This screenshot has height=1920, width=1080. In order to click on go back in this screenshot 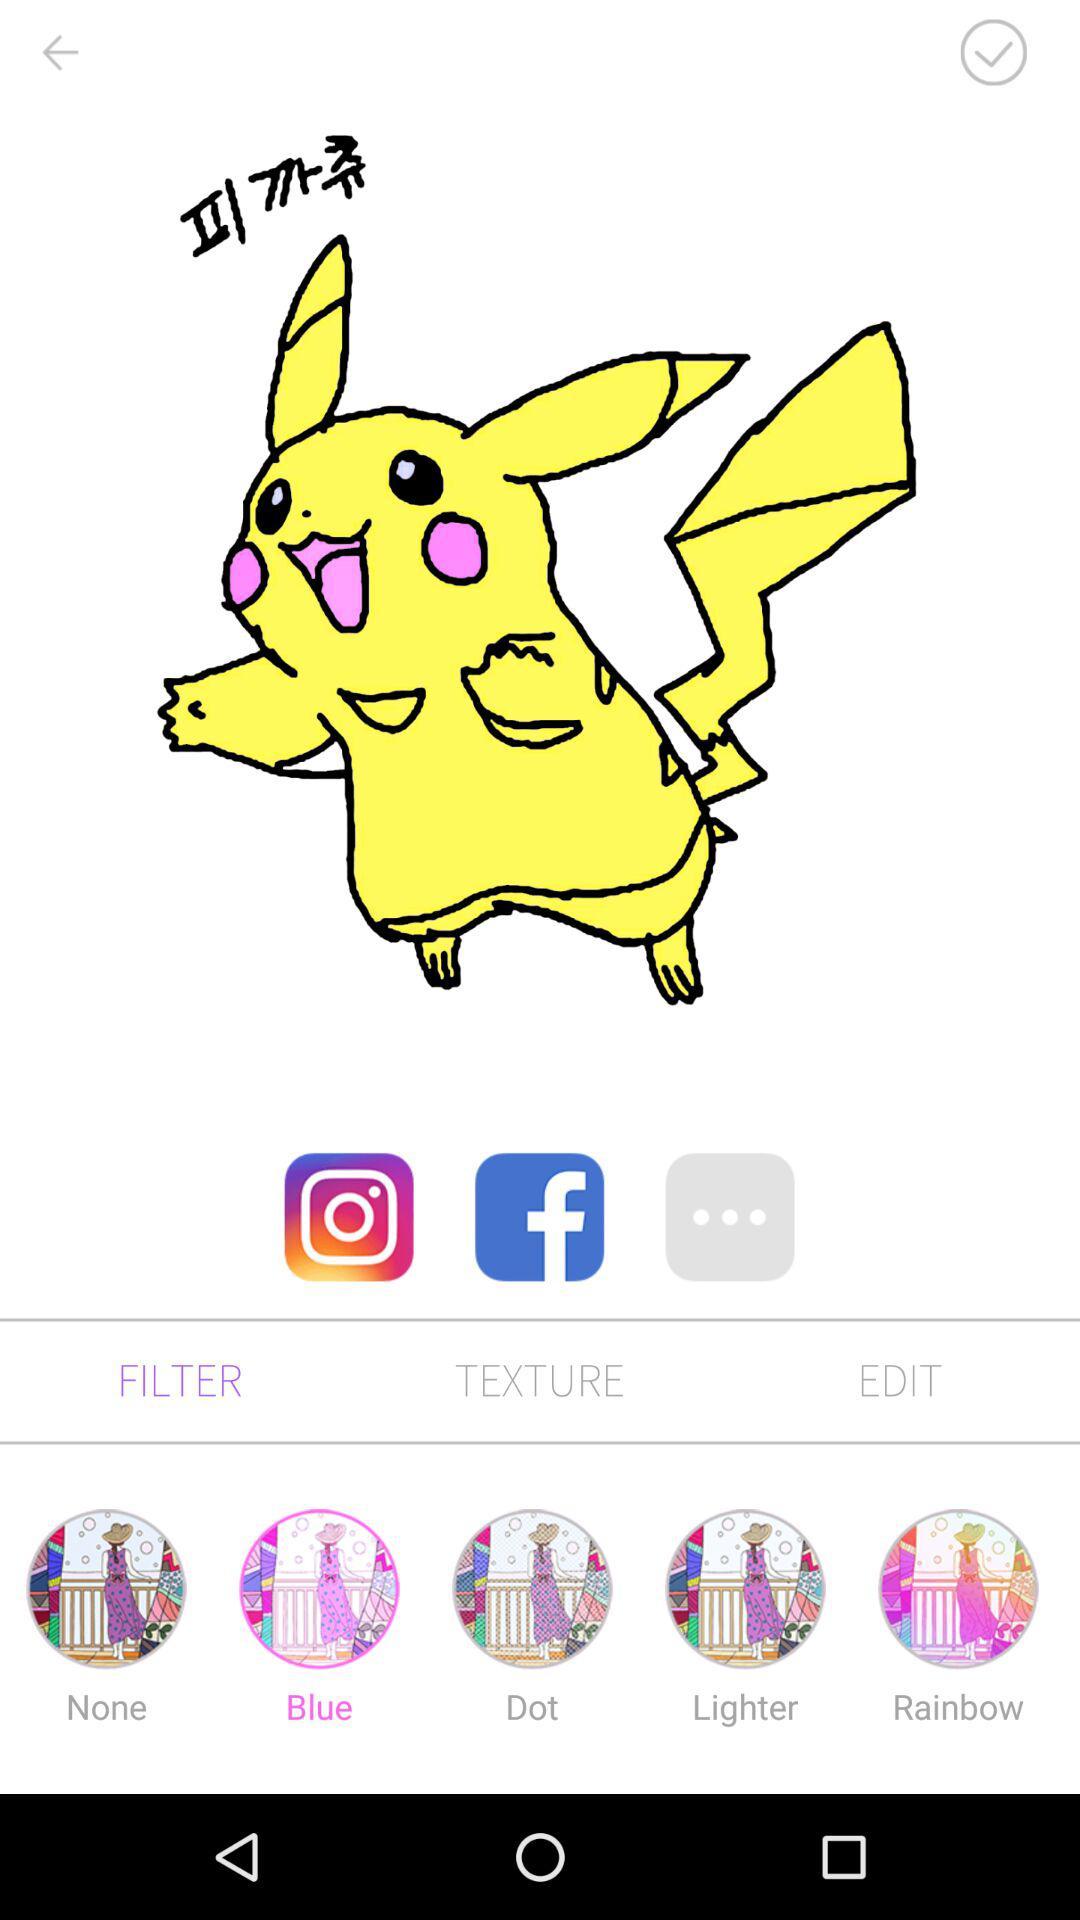, I will do `click(58, 52)`.